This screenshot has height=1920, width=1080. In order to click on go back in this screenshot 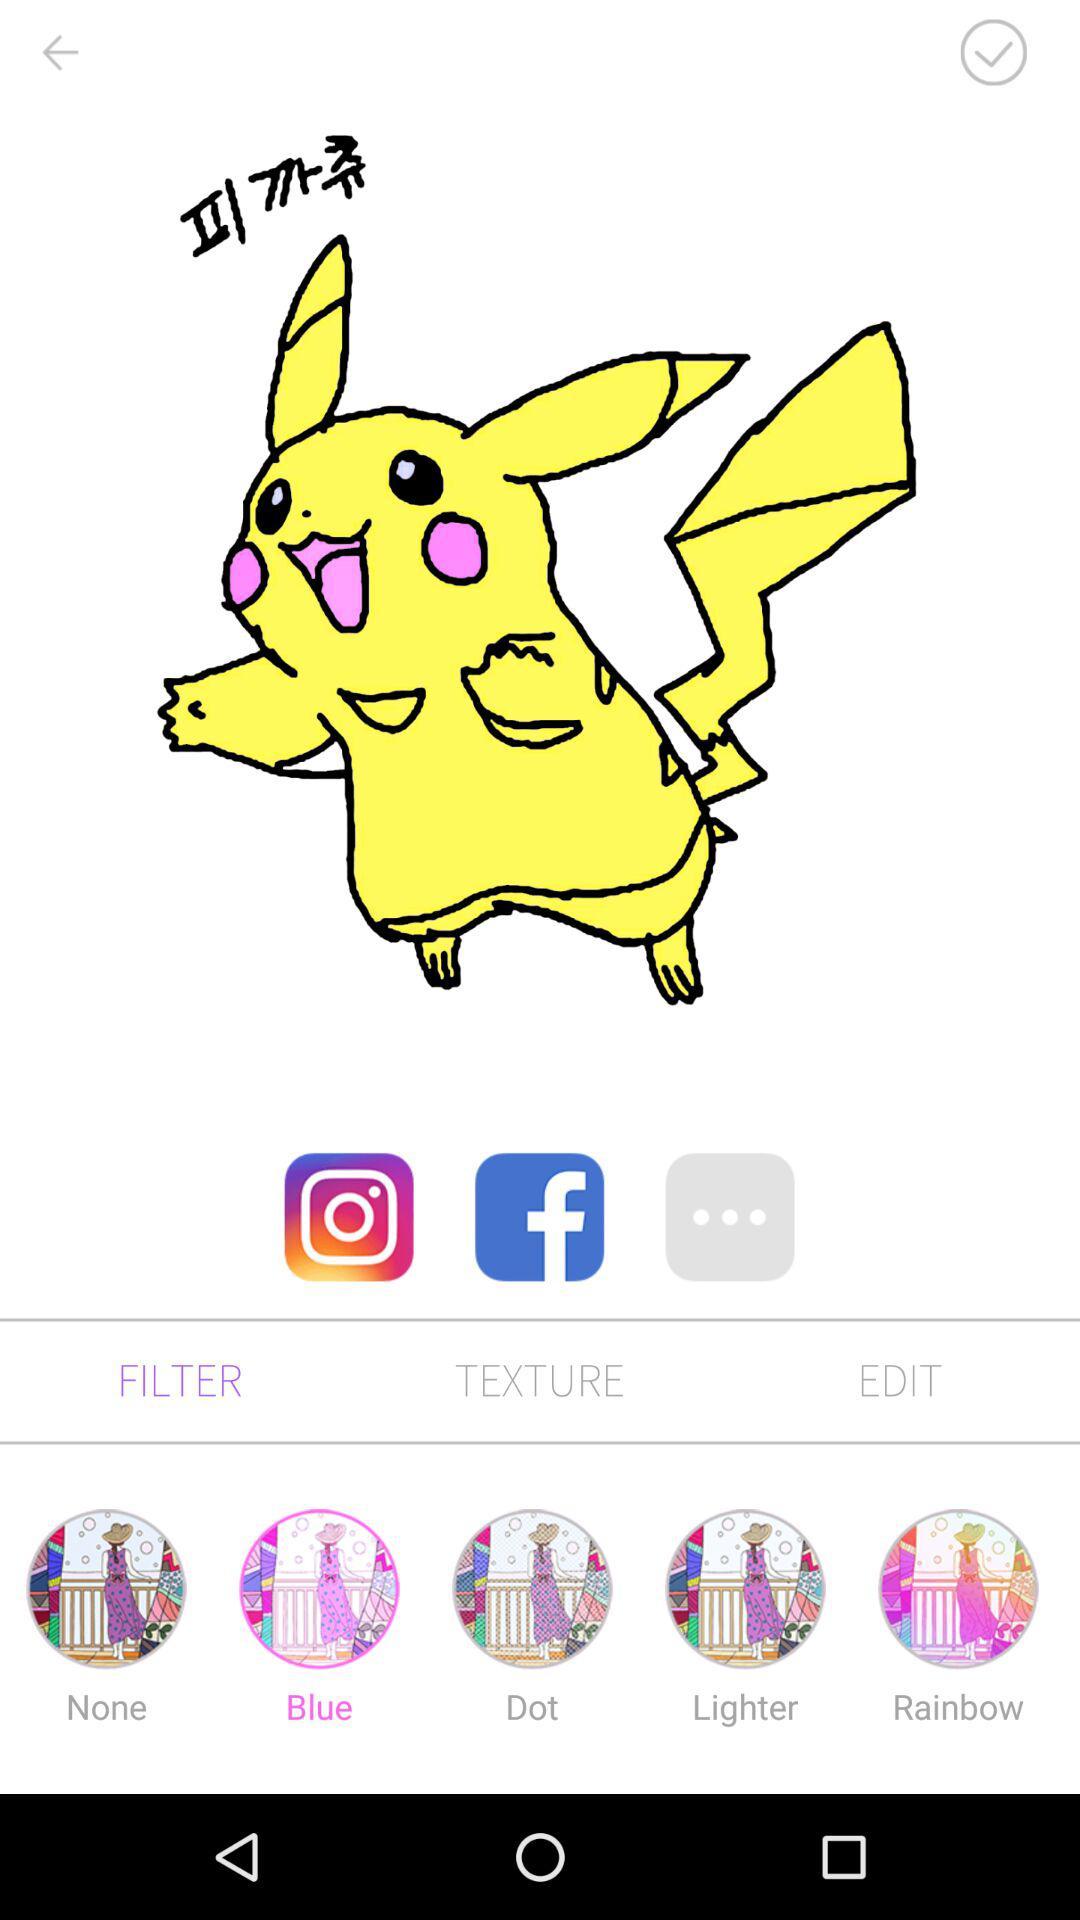, I will do `click(58, 52)`.